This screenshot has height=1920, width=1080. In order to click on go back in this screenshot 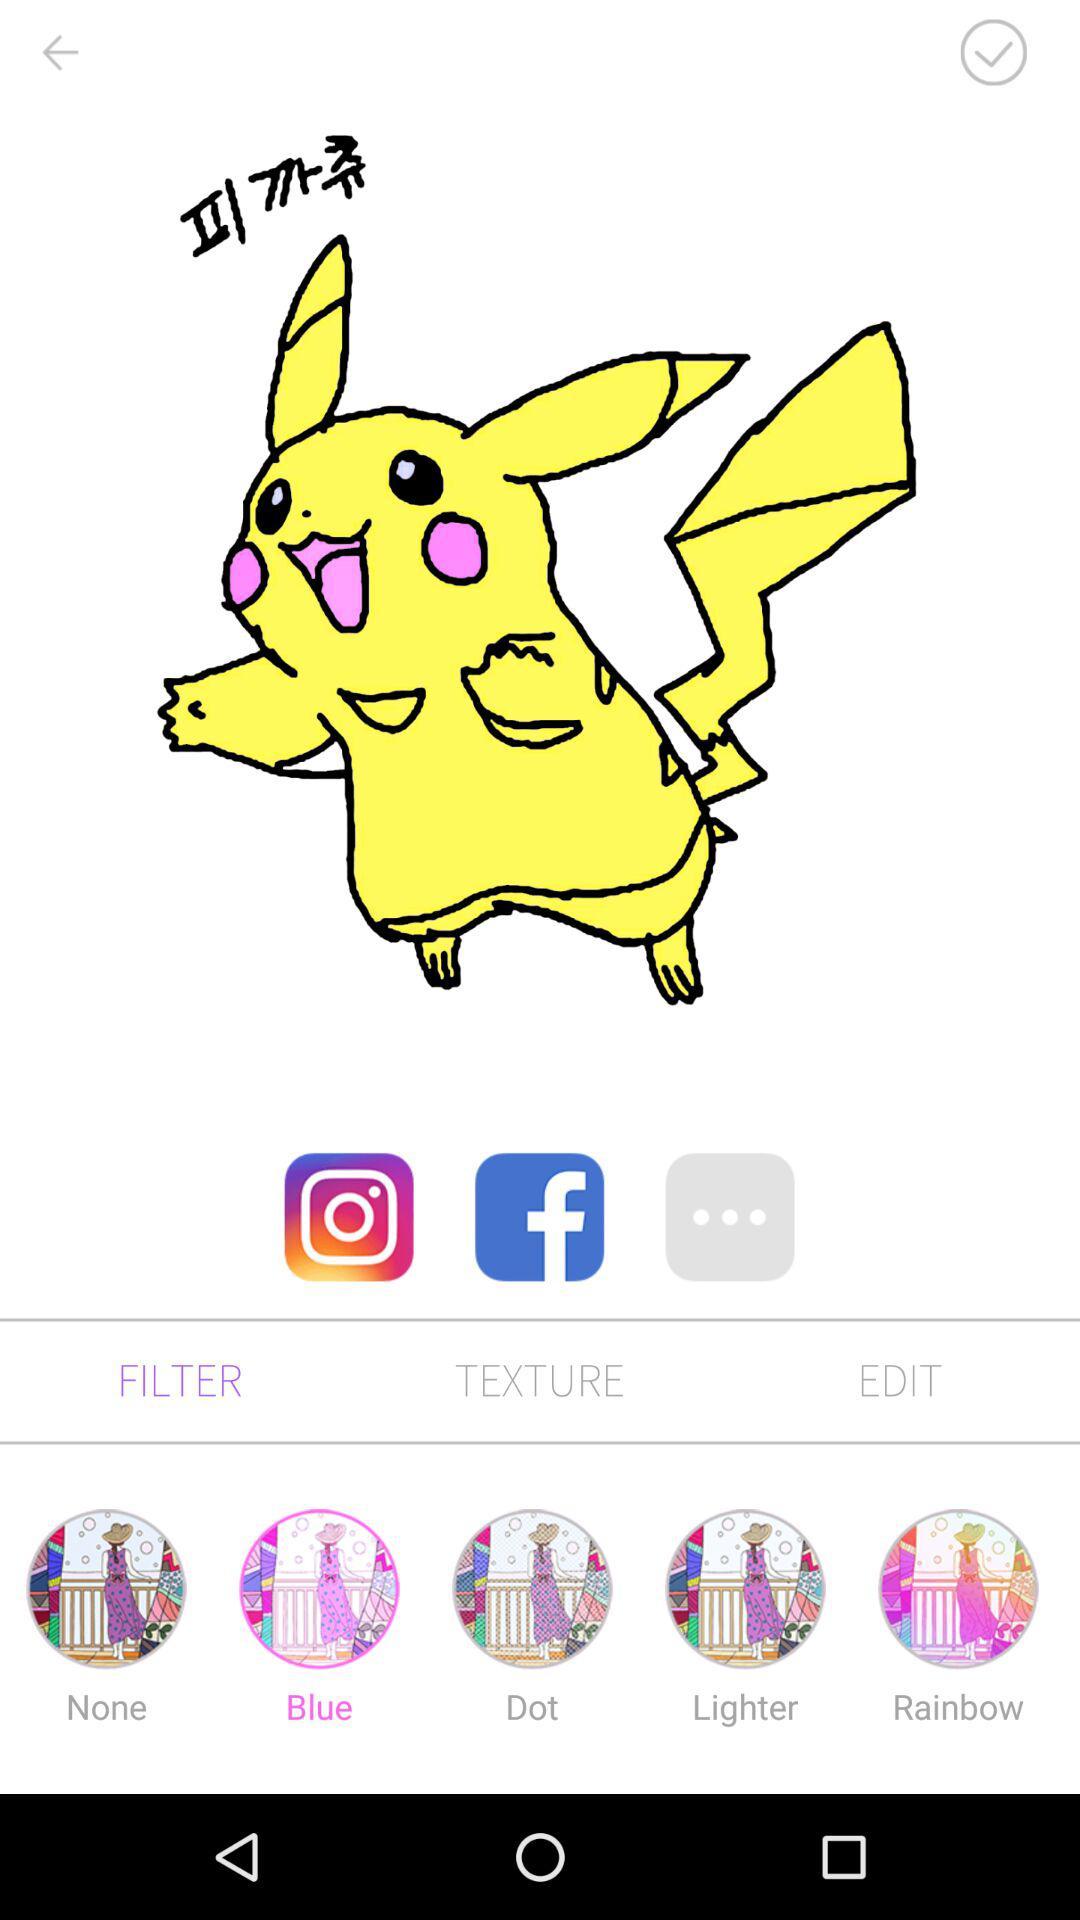, I will do `click(58, 52)`.